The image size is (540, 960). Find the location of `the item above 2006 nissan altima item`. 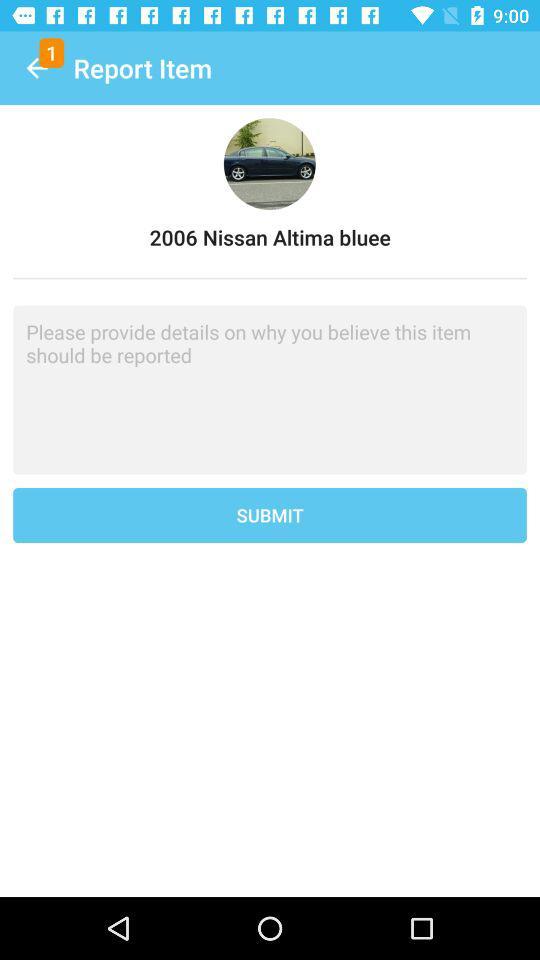

the item above 2006 nissan altima item is located at coordinates (36, 68).